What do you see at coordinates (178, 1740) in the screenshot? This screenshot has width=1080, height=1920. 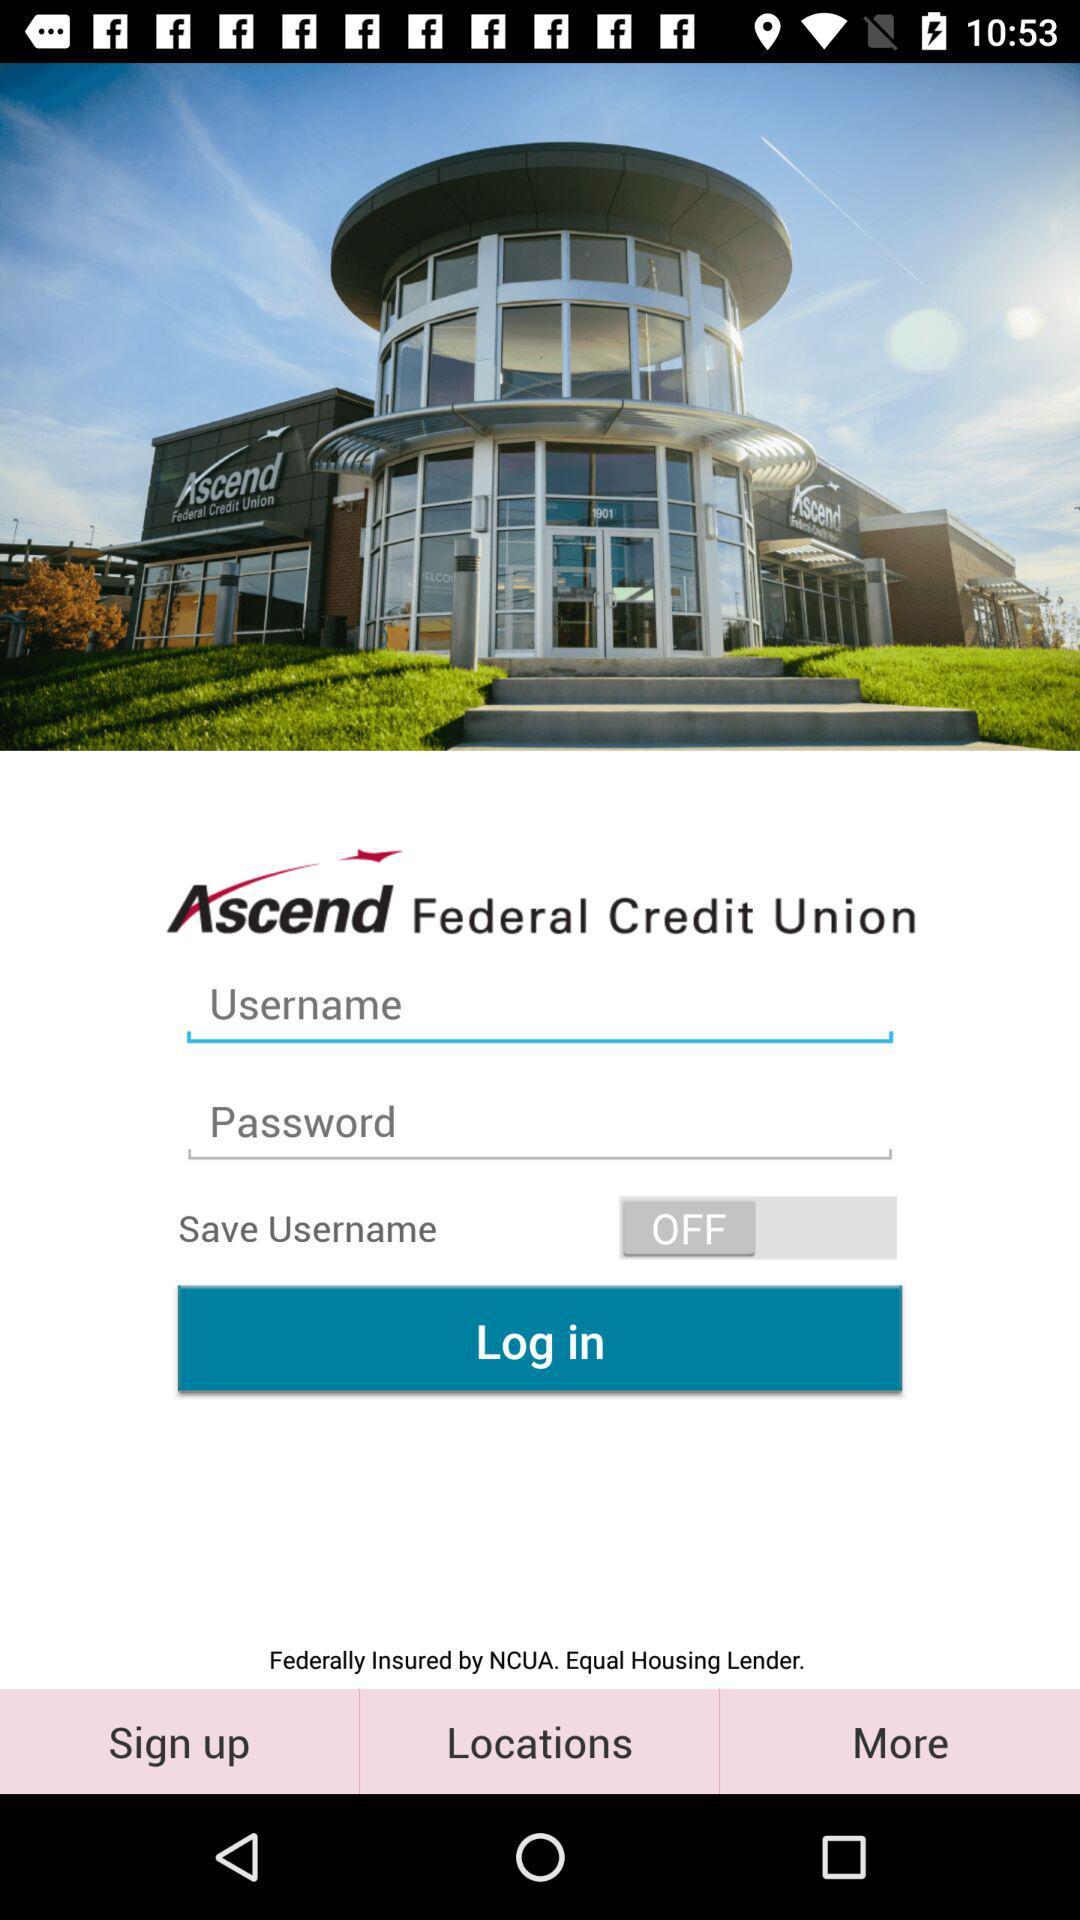 I see `item below federally insured by item` at bounding box center [178, 1740].